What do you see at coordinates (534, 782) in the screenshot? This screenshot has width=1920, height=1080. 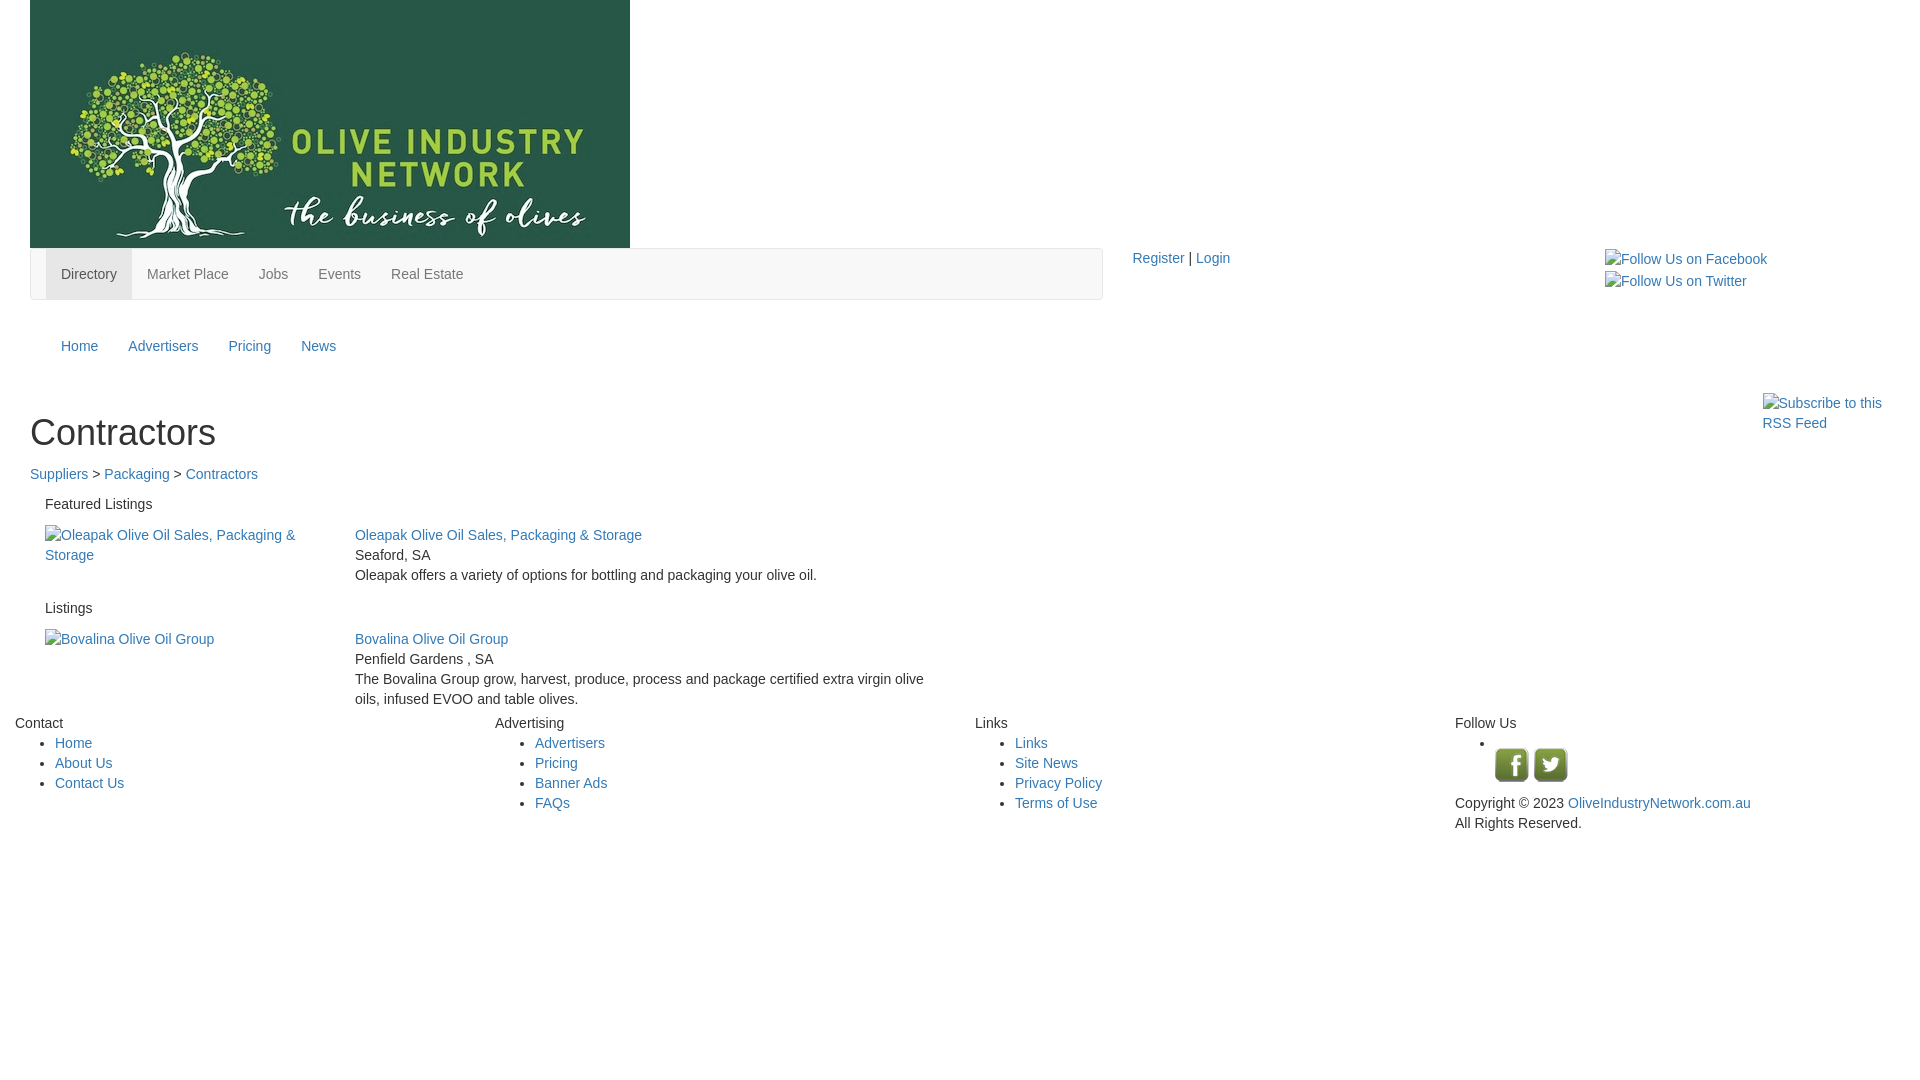 I see `'Banner Ads'` at bounding box center [534, 782].